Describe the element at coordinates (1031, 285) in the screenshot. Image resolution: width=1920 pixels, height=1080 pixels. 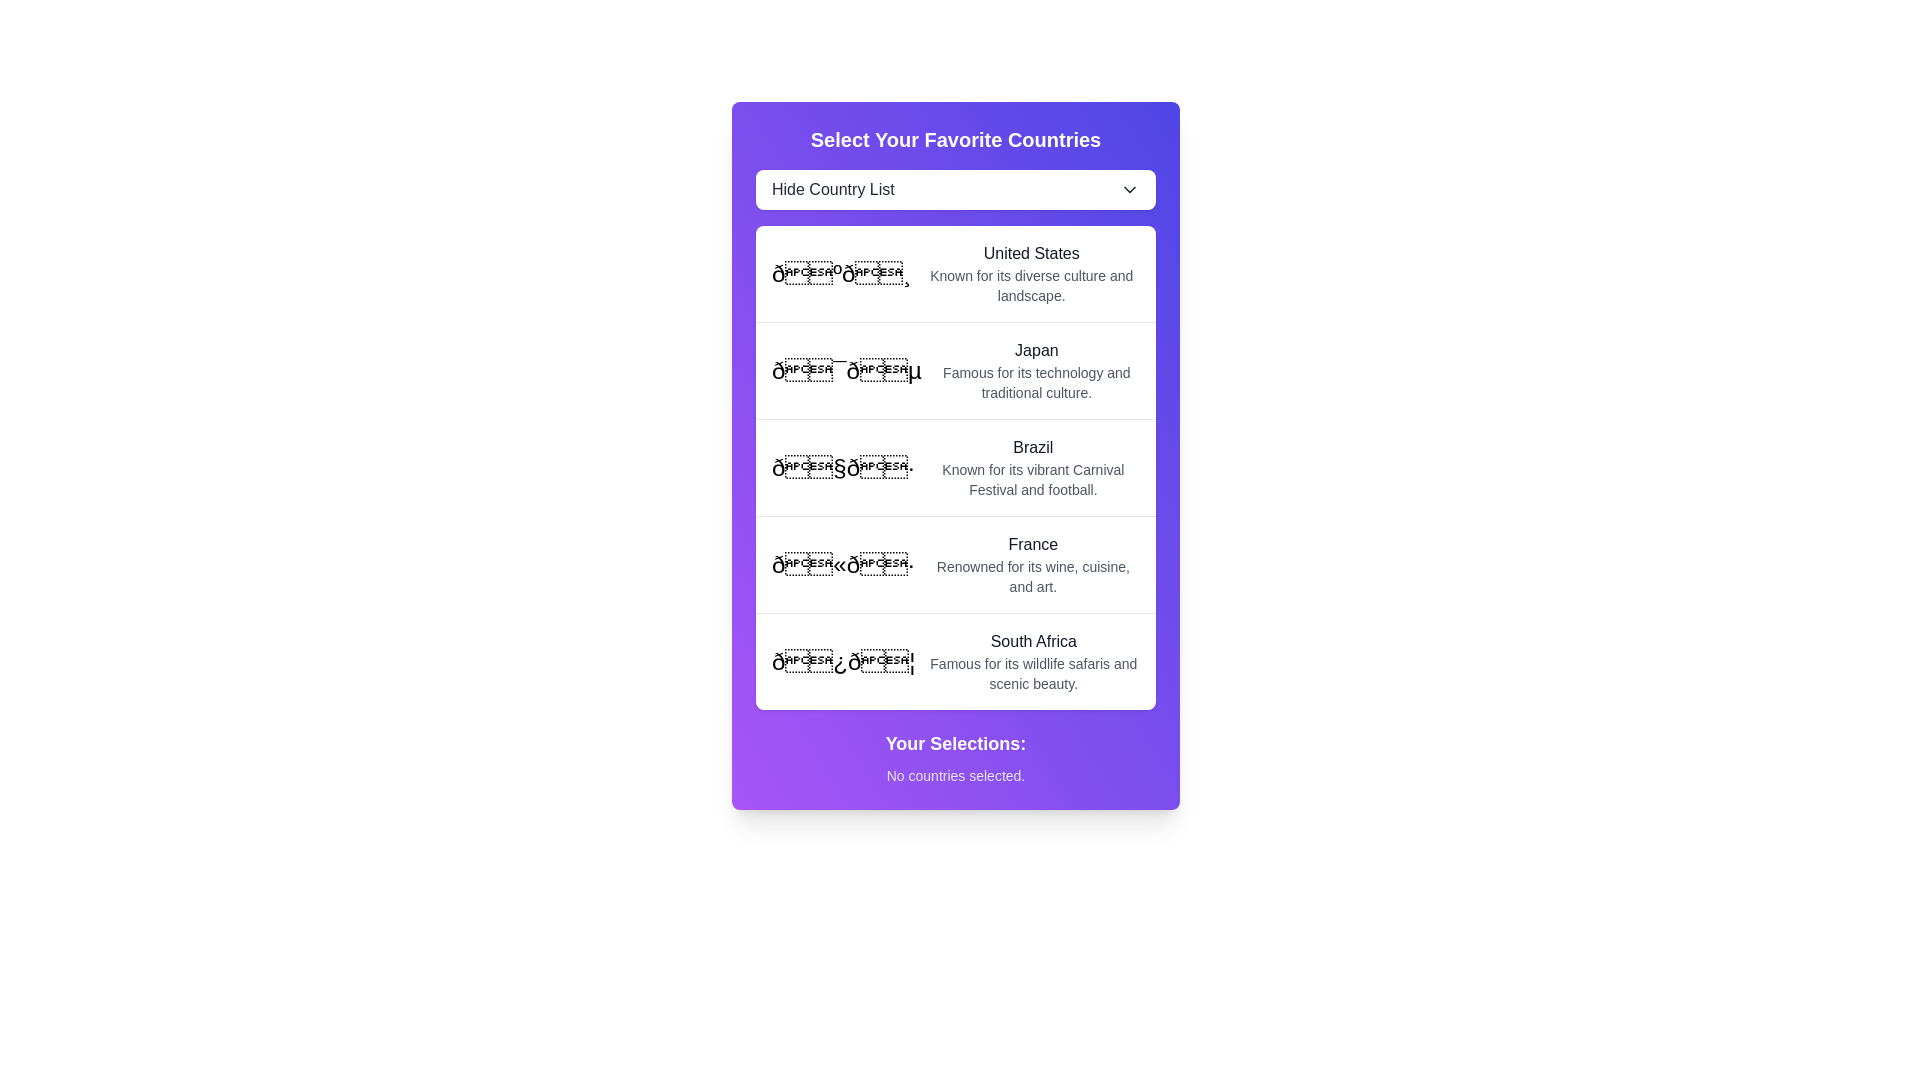
I see `the descriptive text block that provides information about 'United States', which is positioned below the title in a card-like structure` at that location.